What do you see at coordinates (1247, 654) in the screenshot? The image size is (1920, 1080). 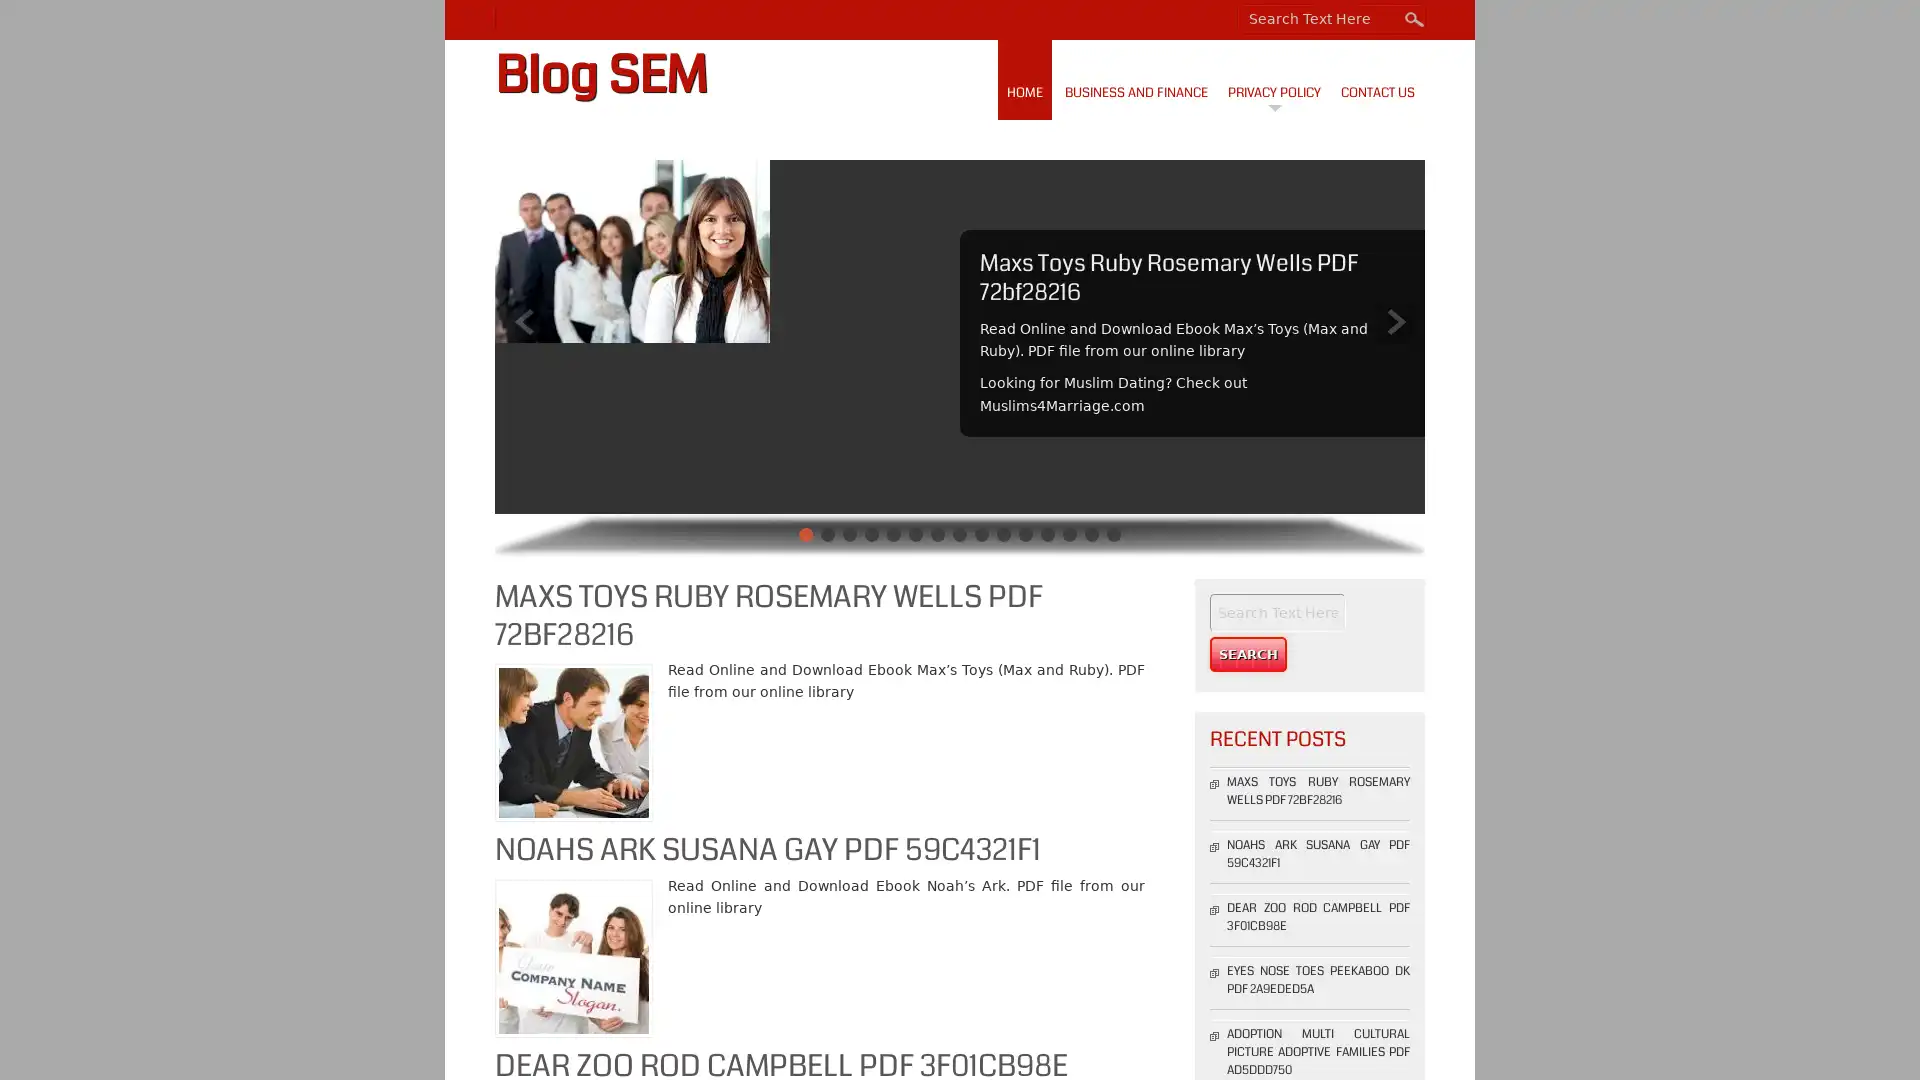 I see `Search` at bounding box center [1247, 654].